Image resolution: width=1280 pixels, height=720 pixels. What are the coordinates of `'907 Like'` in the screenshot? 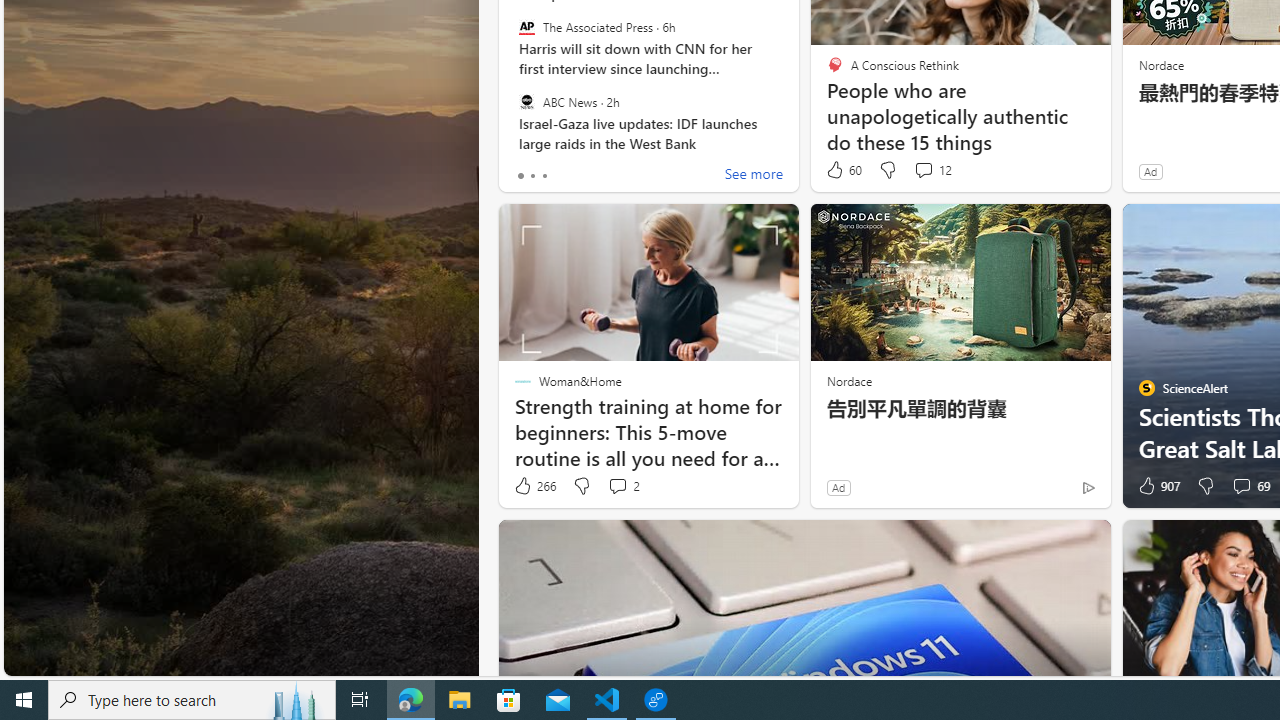 It's located at (1157, 486).